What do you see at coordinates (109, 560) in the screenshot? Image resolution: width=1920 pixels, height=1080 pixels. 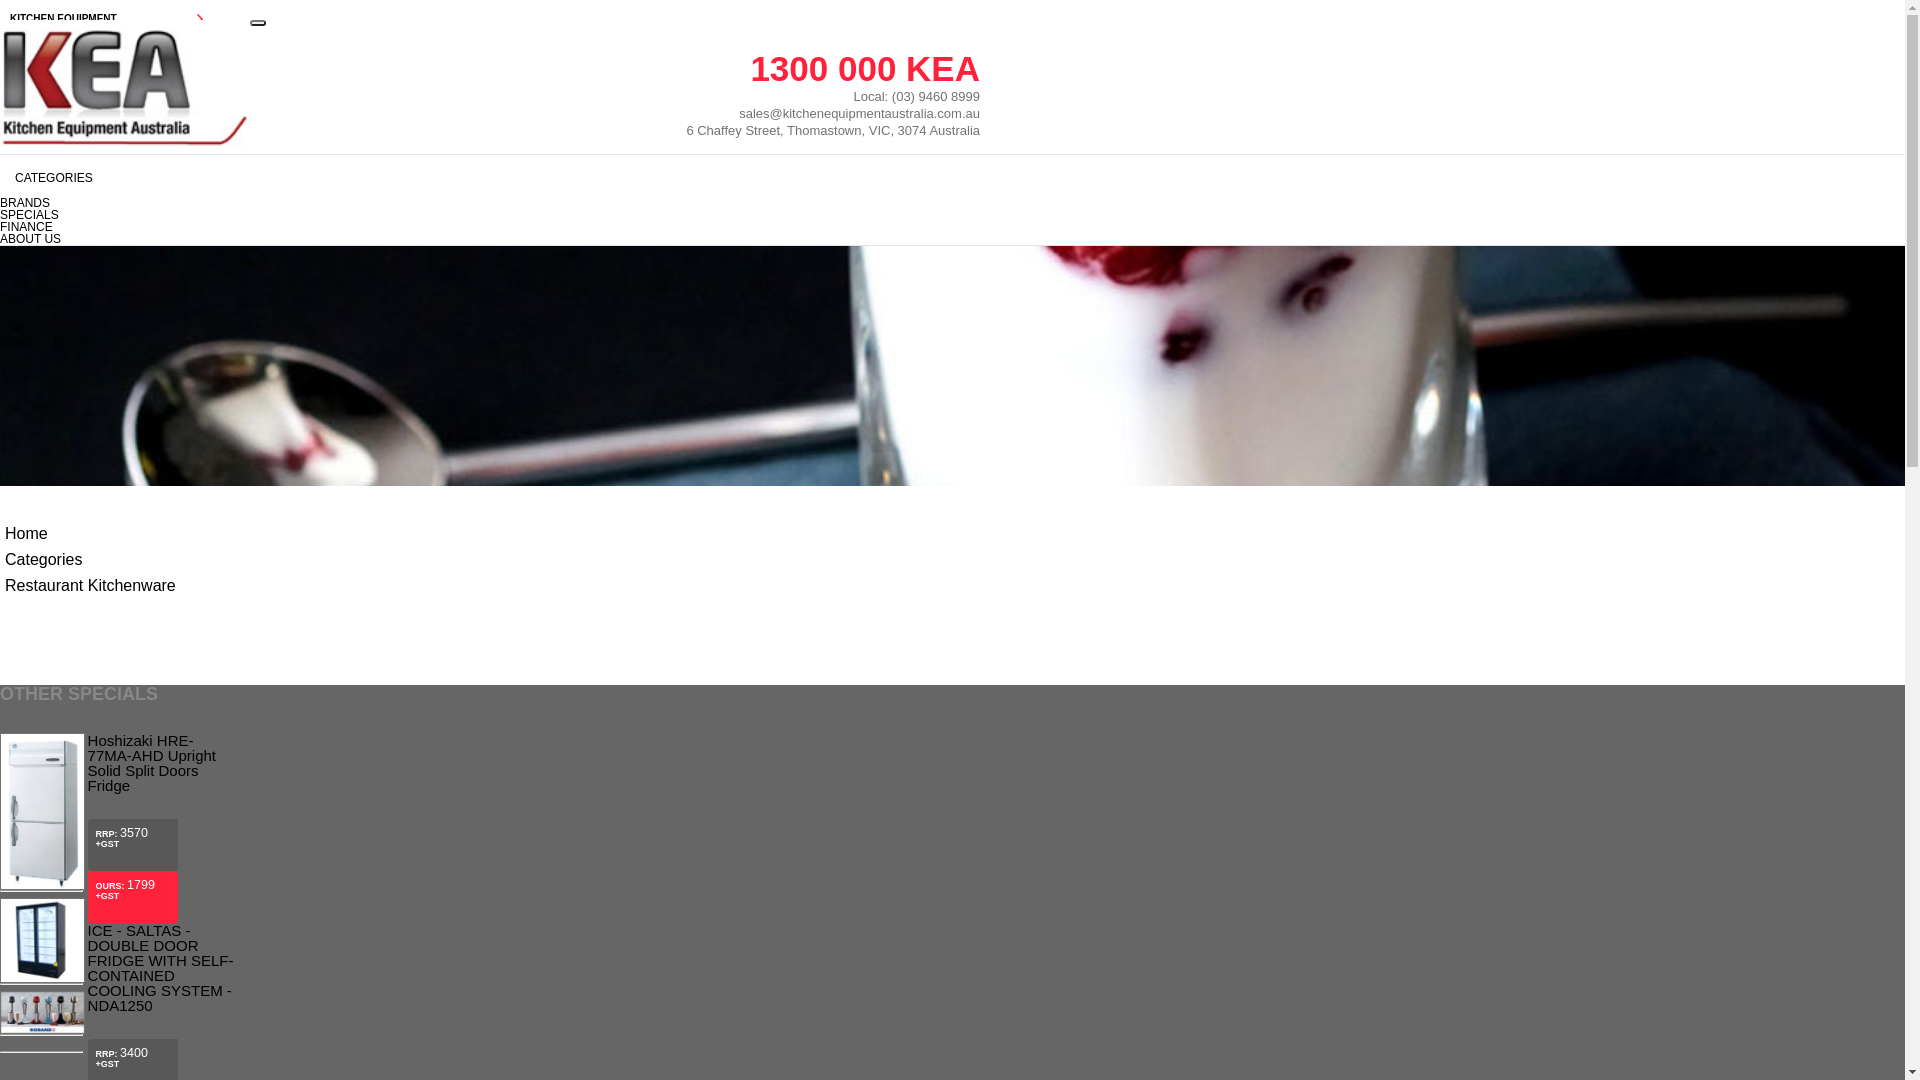 I see `'GREASE TRAPS'` at bounding box center [109, 560].